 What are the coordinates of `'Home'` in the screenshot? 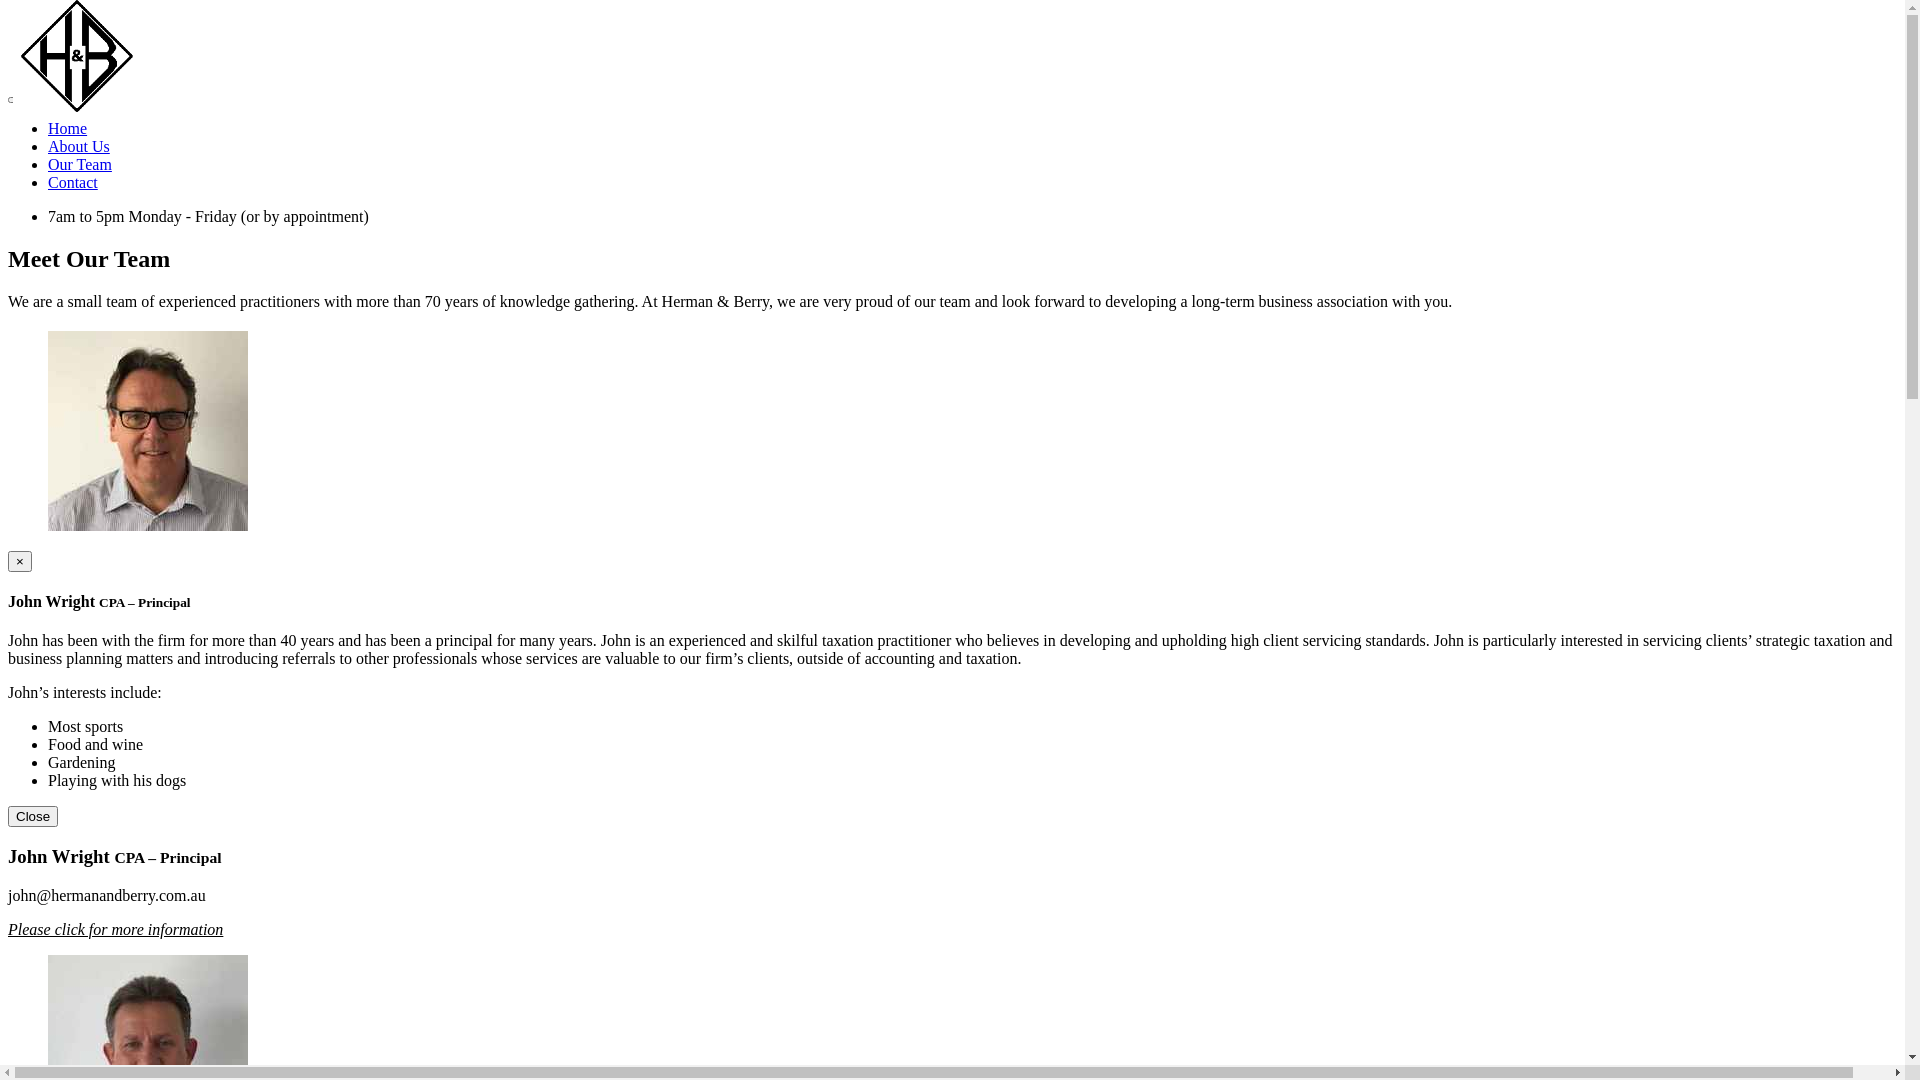 It's located at (67, 128).